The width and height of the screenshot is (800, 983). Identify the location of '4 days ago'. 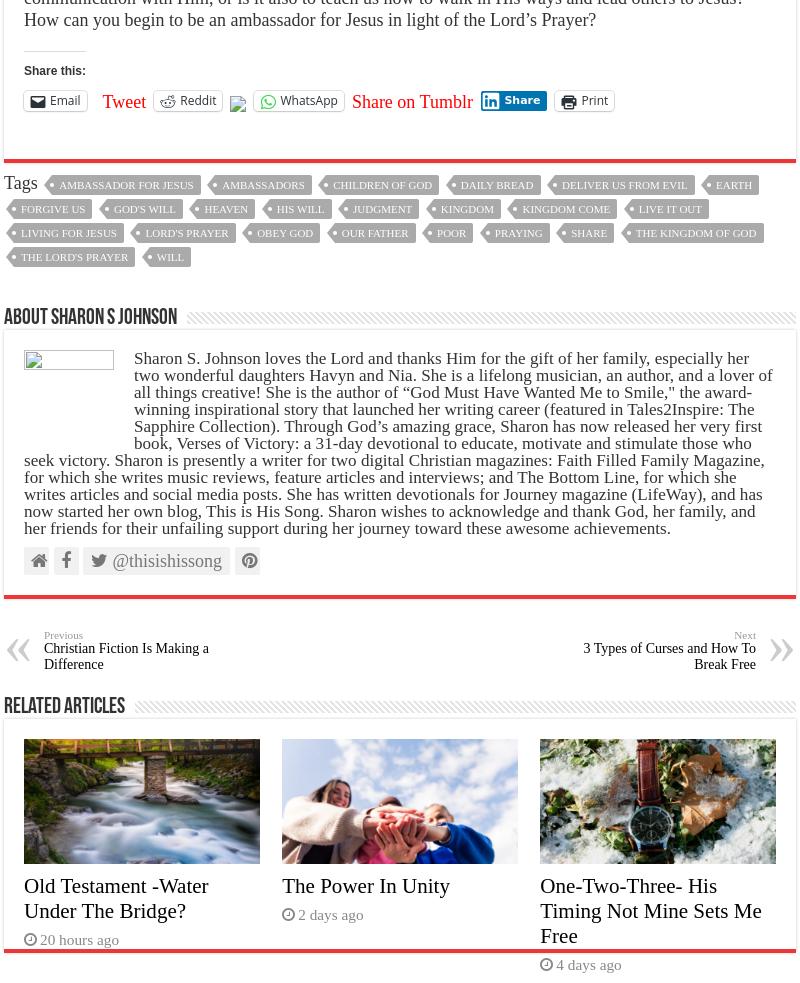
(587, 964).